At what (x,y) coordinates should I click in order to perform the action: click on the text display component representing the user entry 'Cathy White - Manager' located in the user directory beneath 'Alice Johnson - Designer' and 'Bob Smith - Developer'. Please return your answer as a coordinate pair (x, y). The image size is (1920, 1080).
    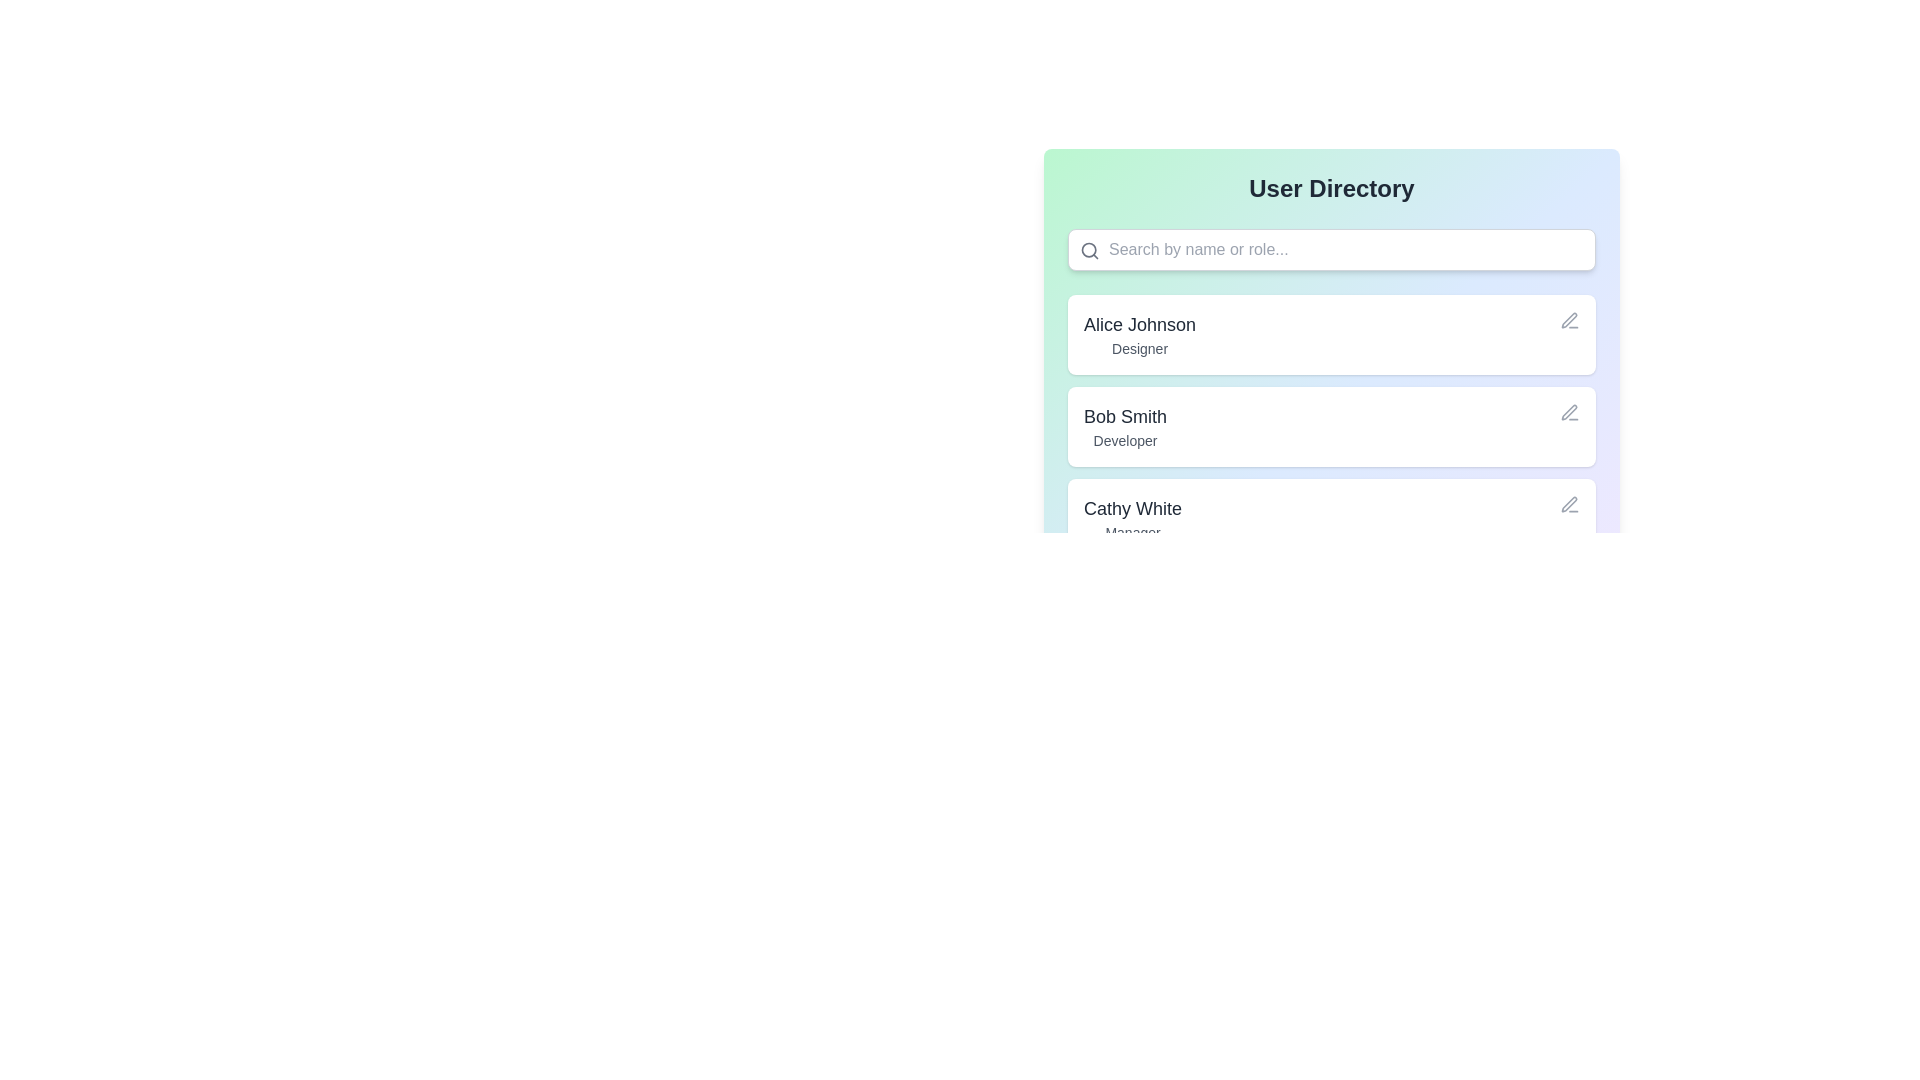
    Looking at the image, I should click on (1132, 518).